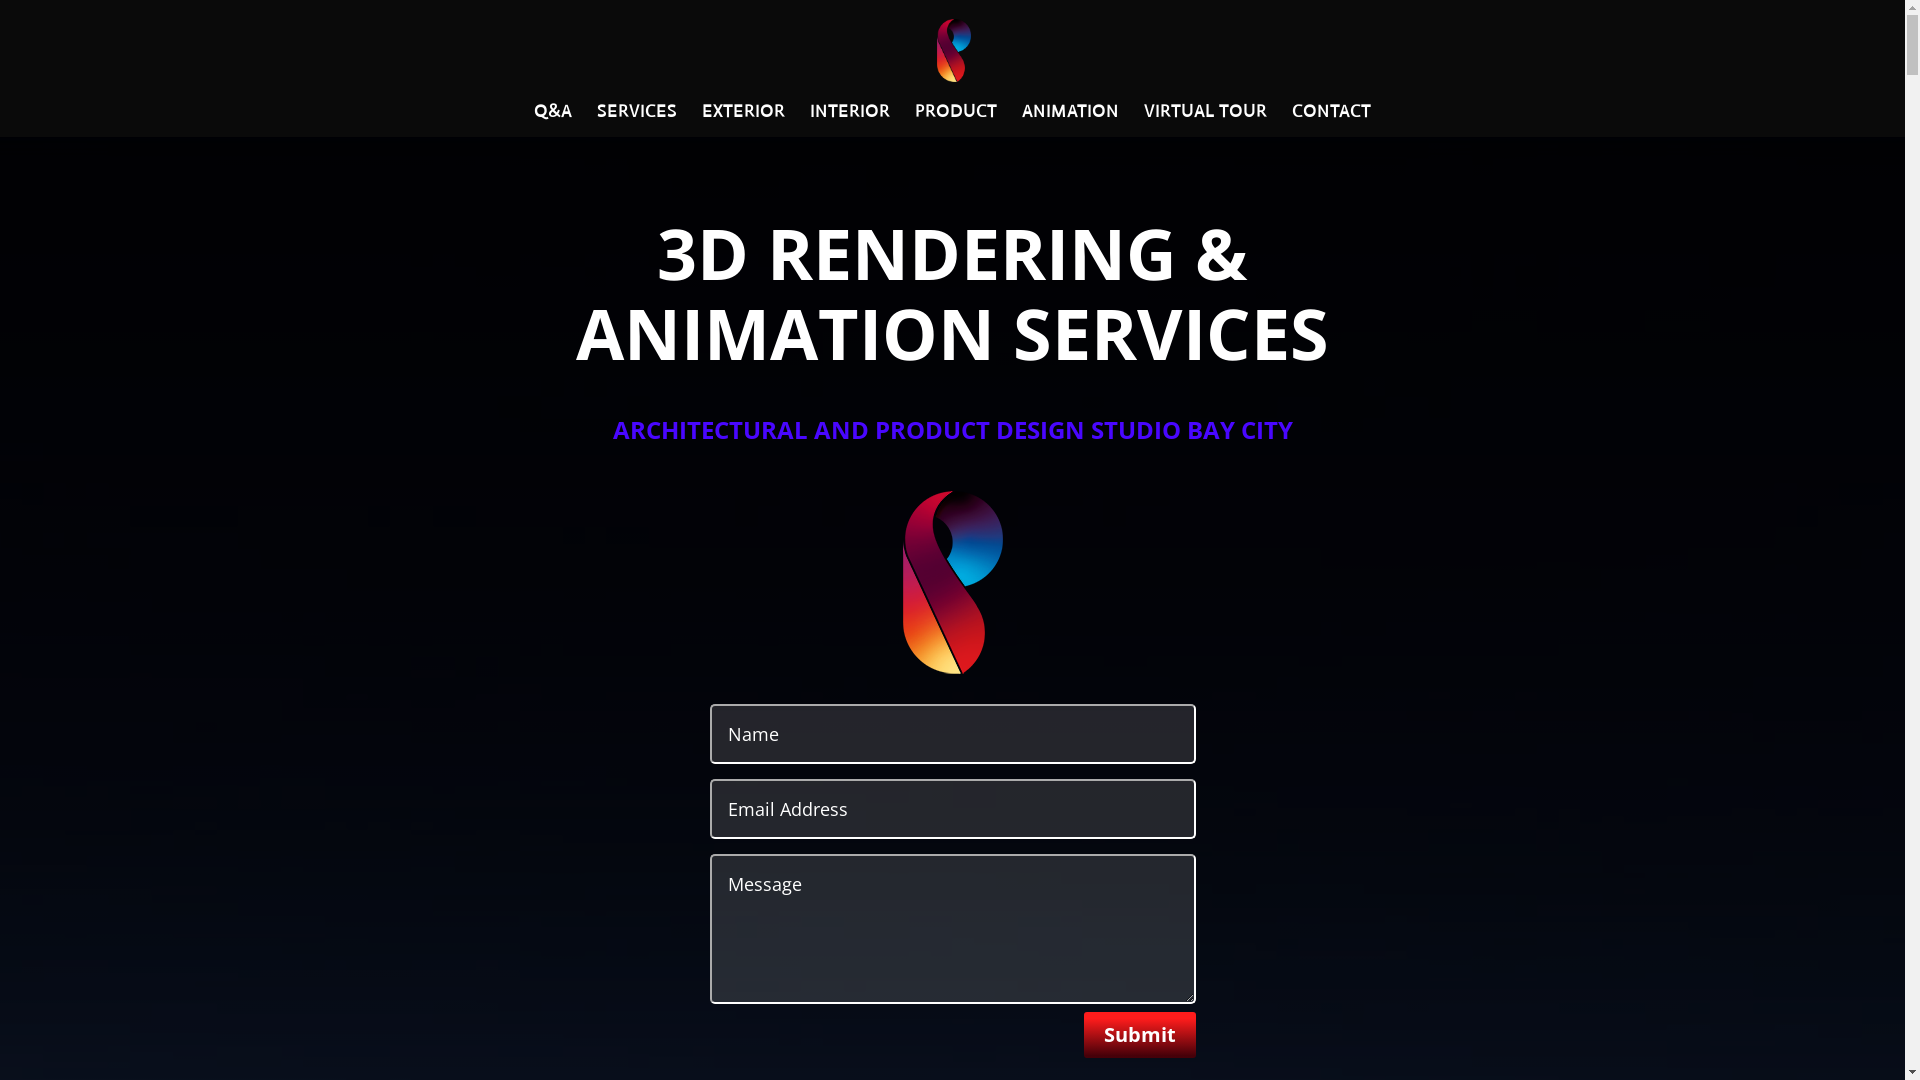 This screenshot has width=1920, height=1080. What do you see at coordinates (1083, 1034) in the screenshot?
I see `'Submit'` at bounding box center [1083, 1034].